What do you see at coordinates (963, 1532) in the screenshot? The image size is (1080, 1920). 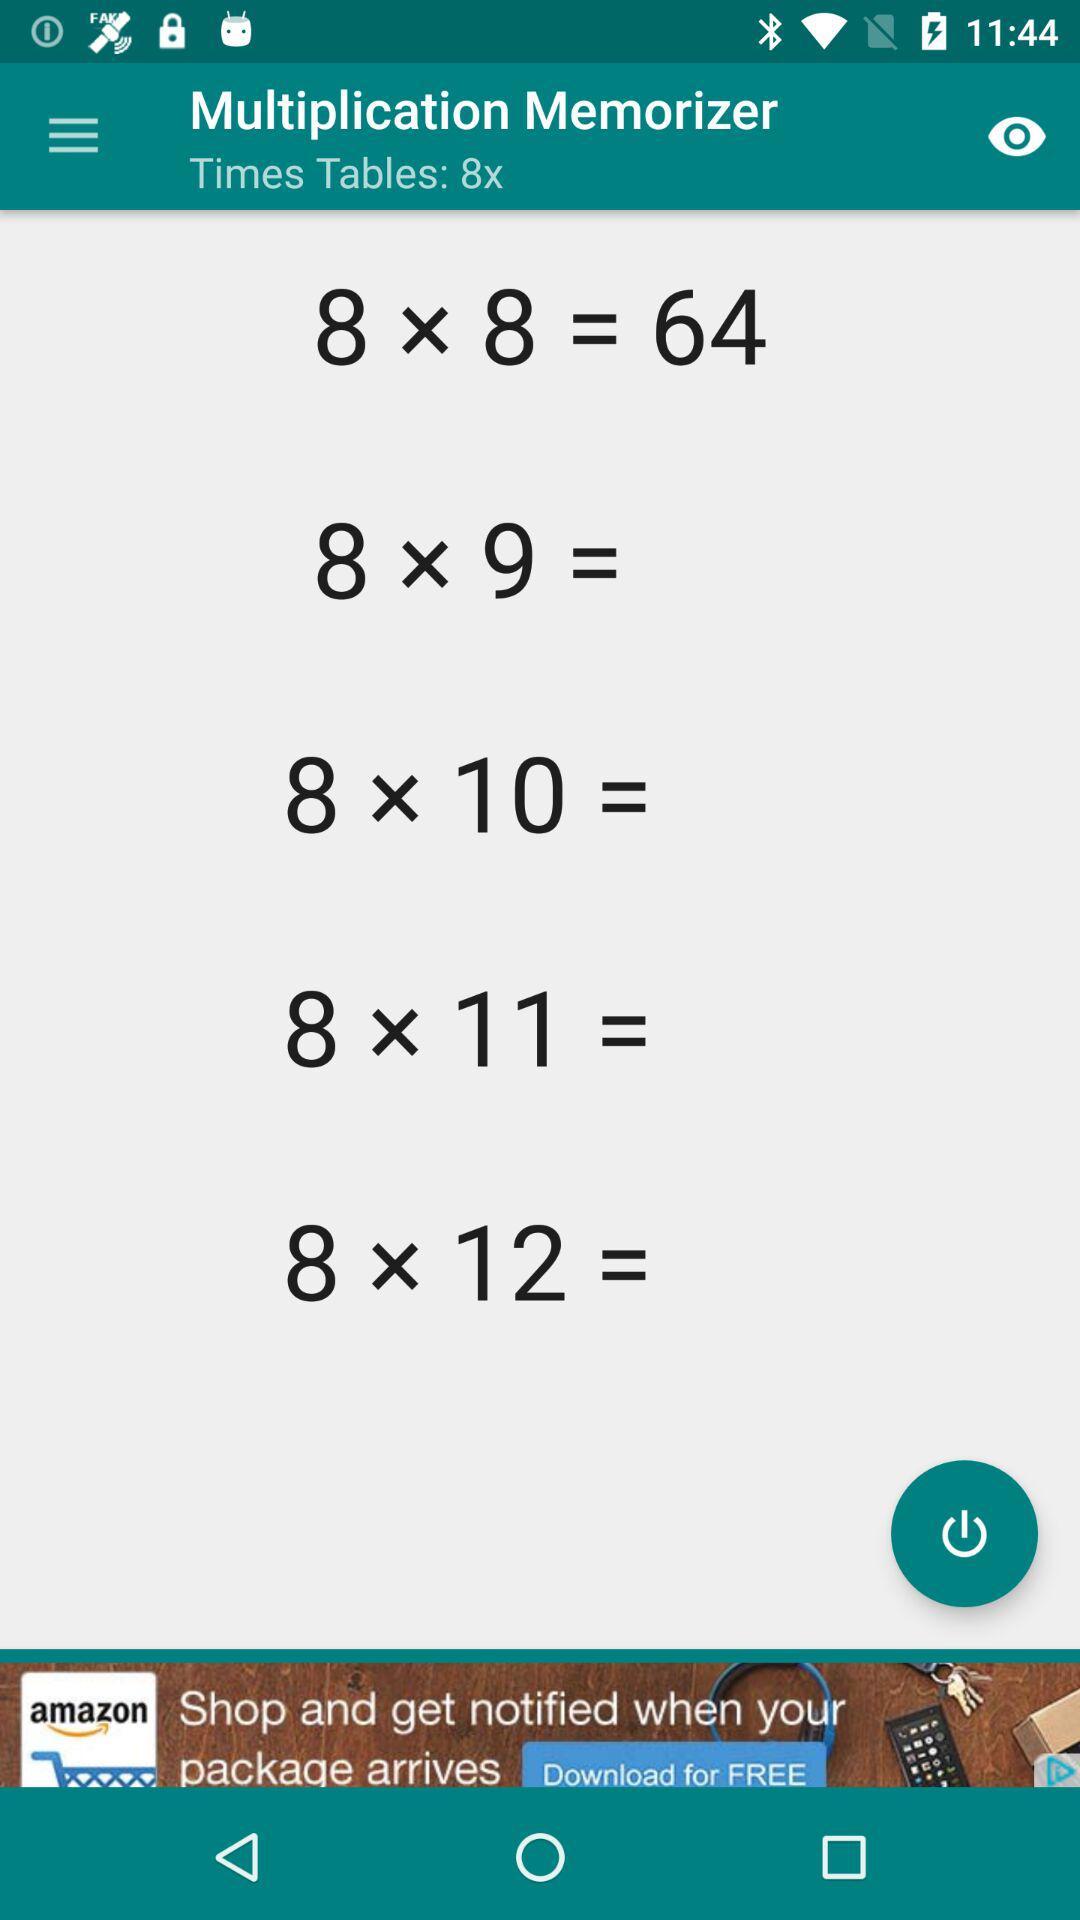 I see `tutorial` at bounding box center [963, 1532].